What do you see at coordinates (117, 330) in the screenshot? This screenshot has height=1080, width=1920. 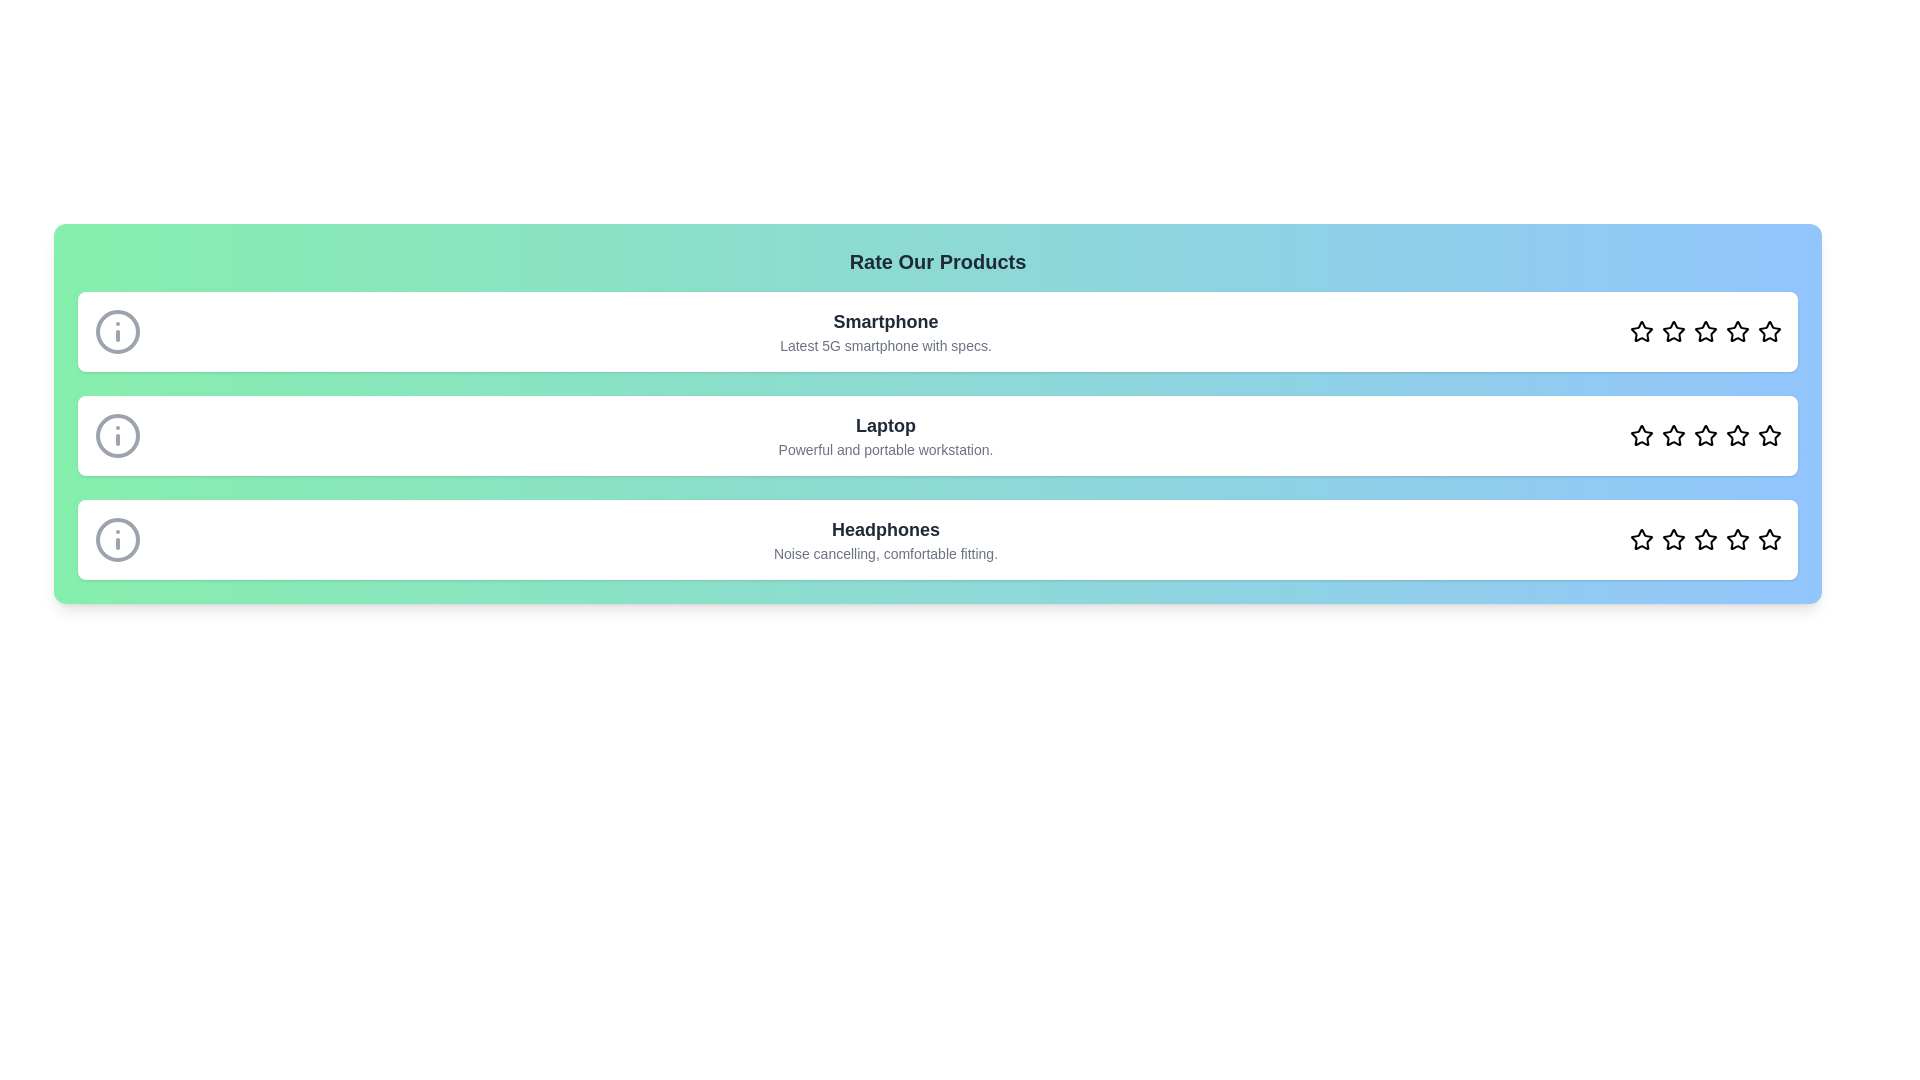 I see `the contents of the information icon located next to the 'Smartphone' product item, which serves as a visual representation of details related to the section` at bounding box center [117, 330].